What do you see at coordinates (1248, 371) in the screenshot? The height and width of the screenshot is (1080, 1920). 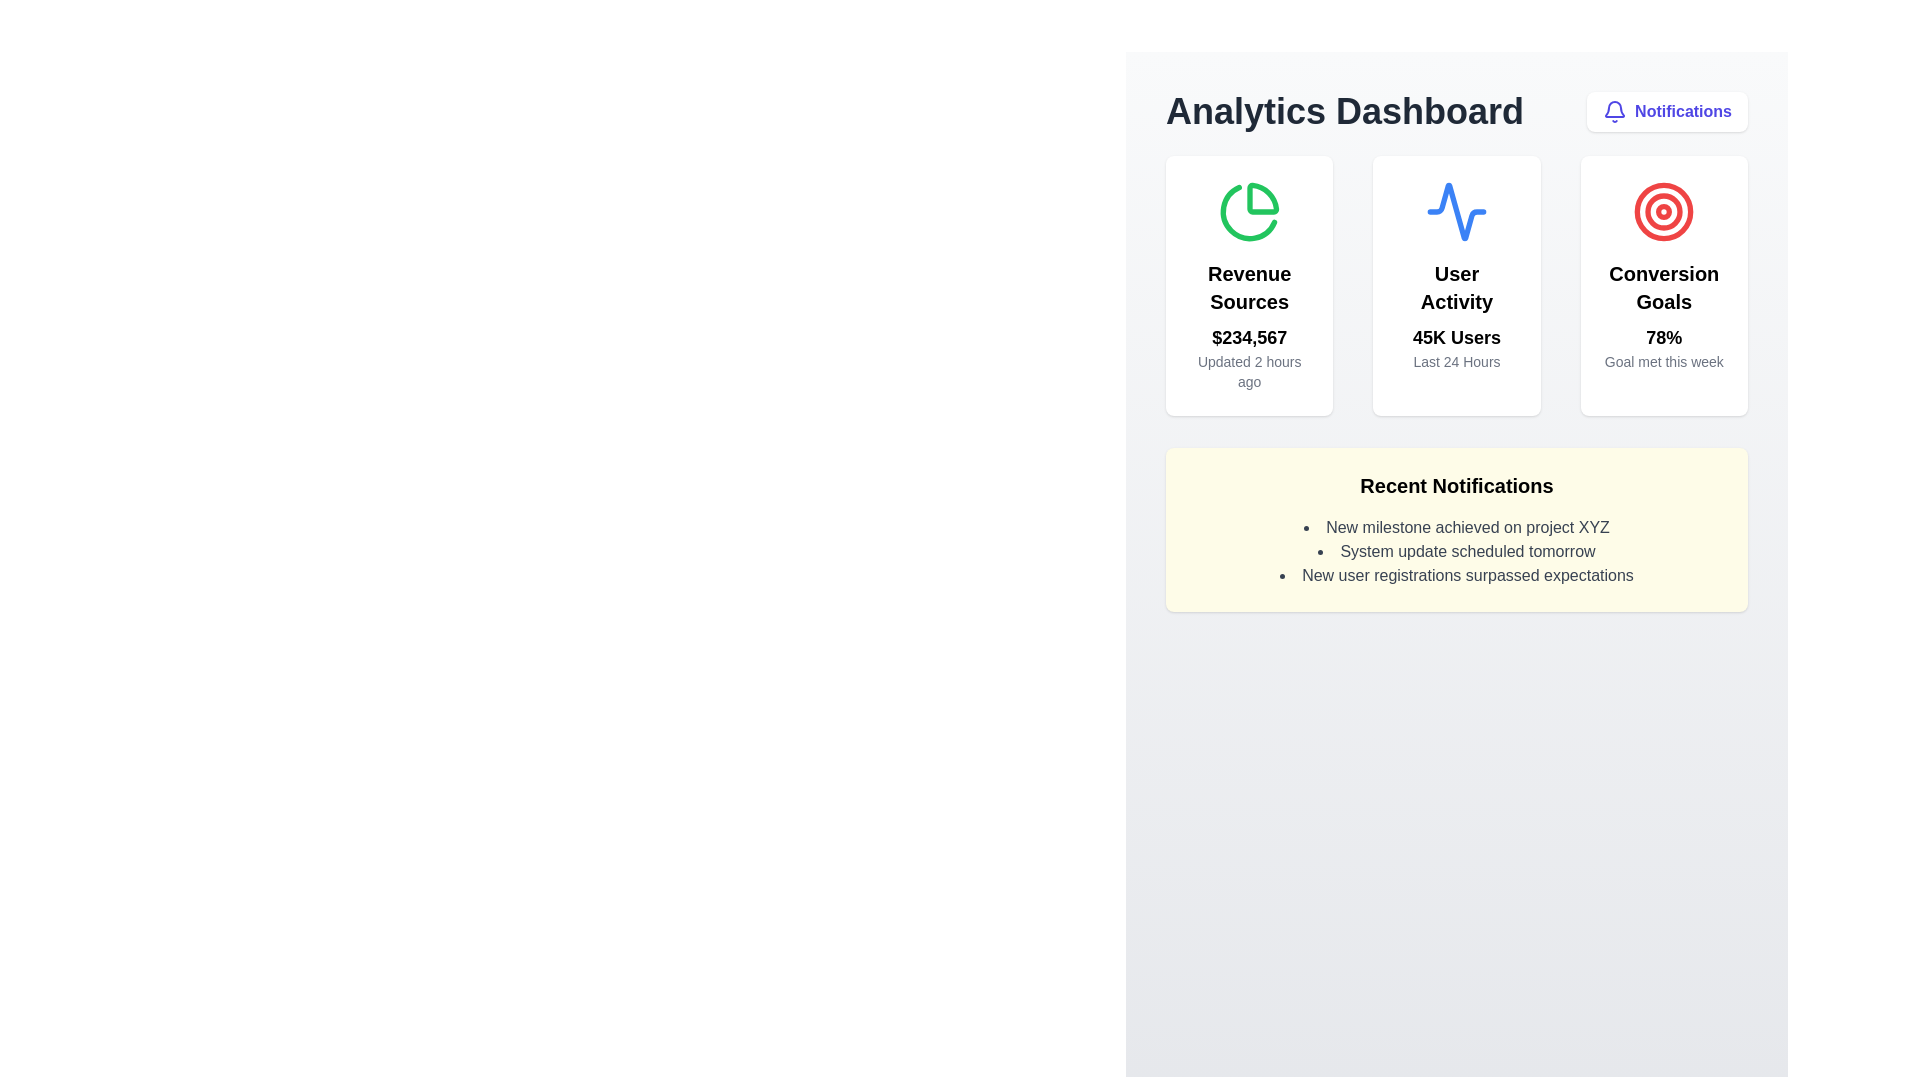 I see `the label displaying 'Updated 2 hours ago' in light gray color, located beneath the dollar amount '$234,567' in the 'Revenue Sources' card` at bounding box center [1248, 371].